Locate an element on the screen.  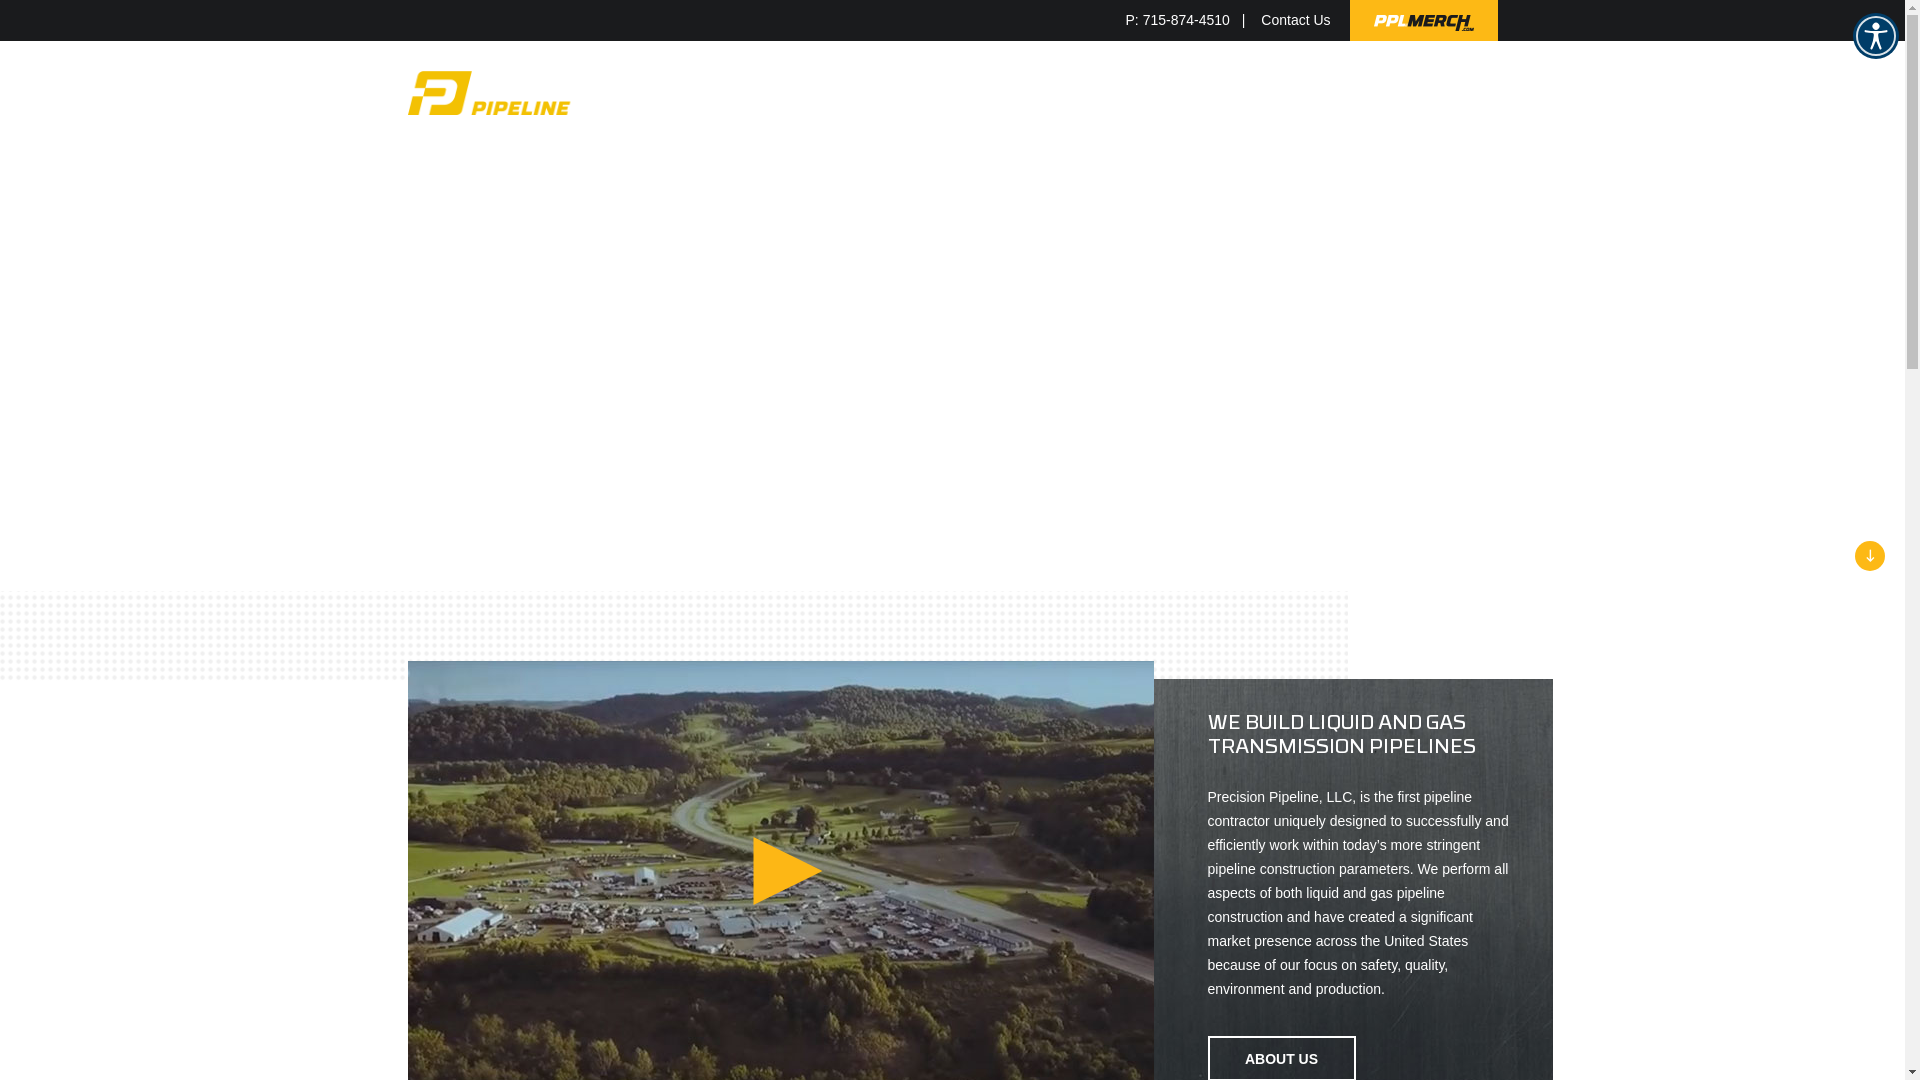
'Precision Pipeline' is located at coordinates (537, 92).